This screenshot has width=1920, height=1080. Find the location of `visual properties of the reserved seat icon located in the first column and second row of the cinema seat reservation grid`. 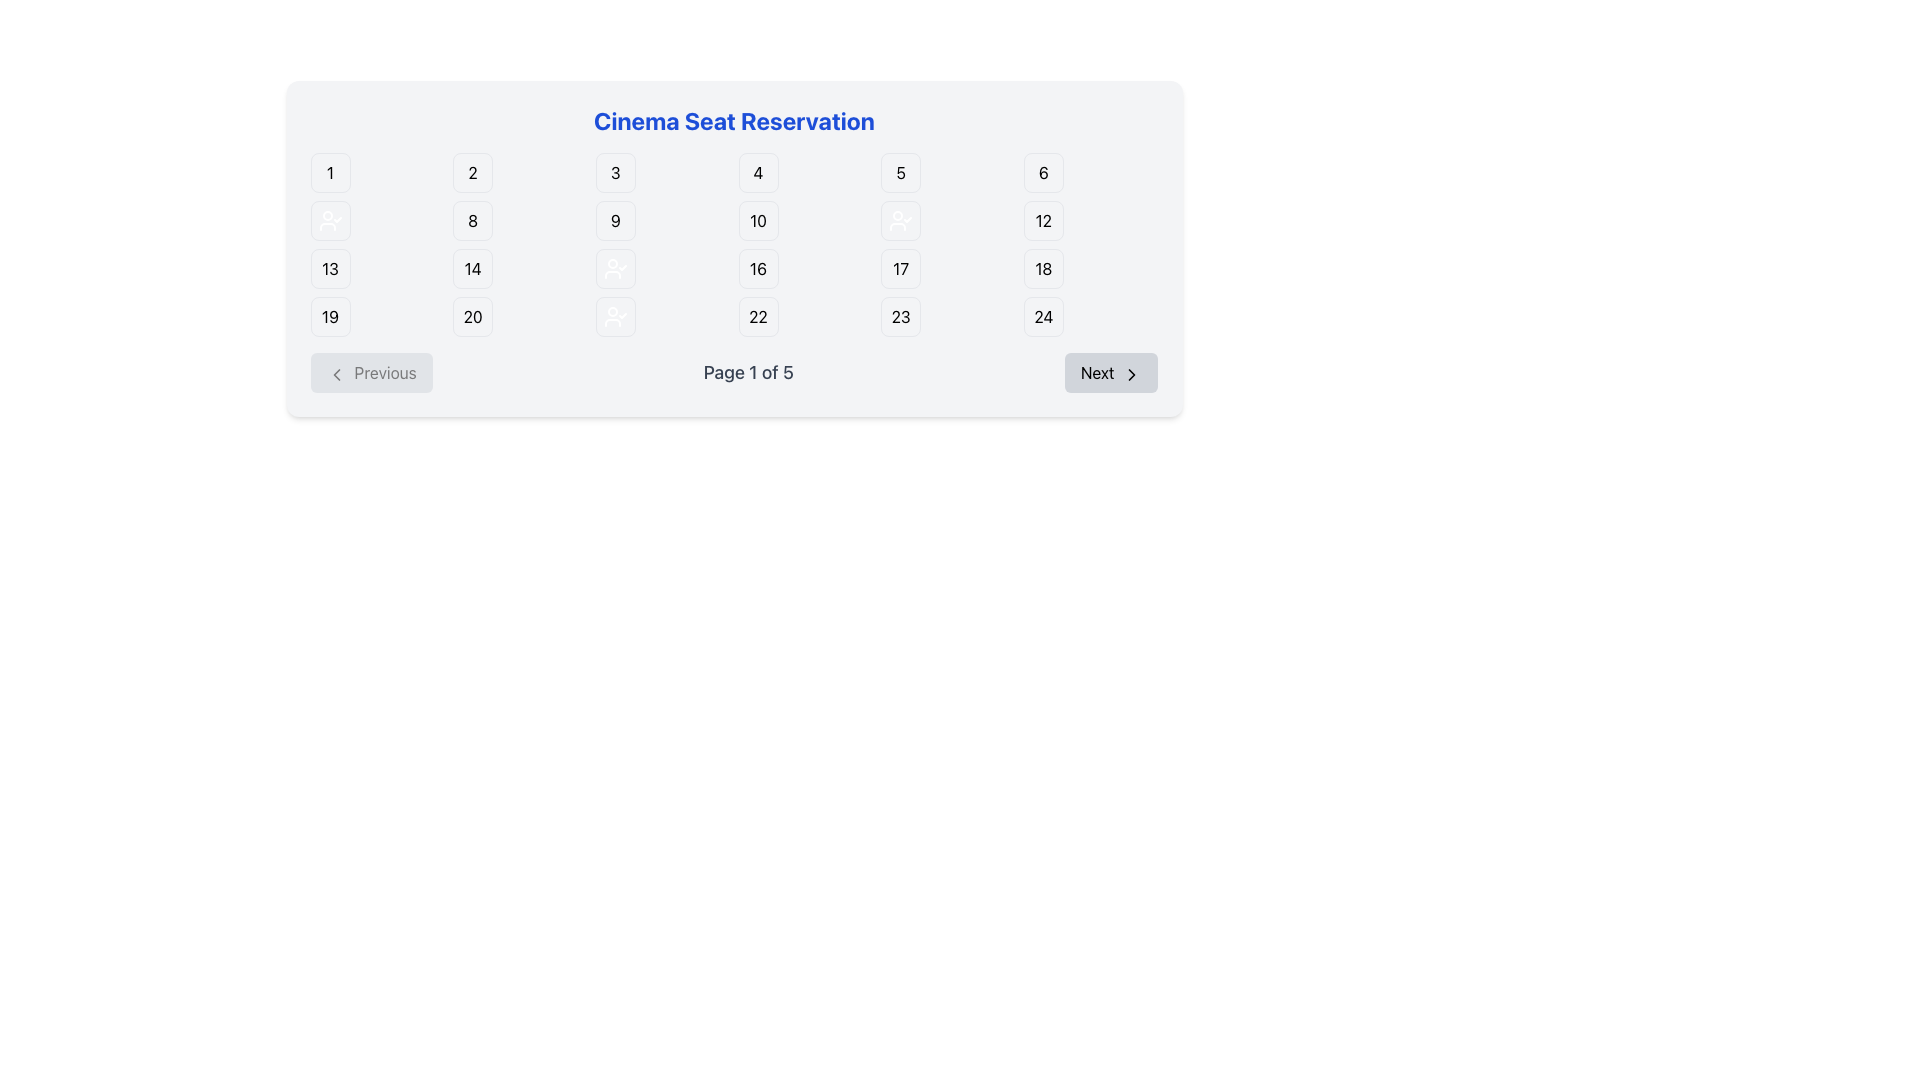

visual properties of the reserved seat icon located in the first column and second row of the cinema seat reservation grid is located at coordinates (330, 220).